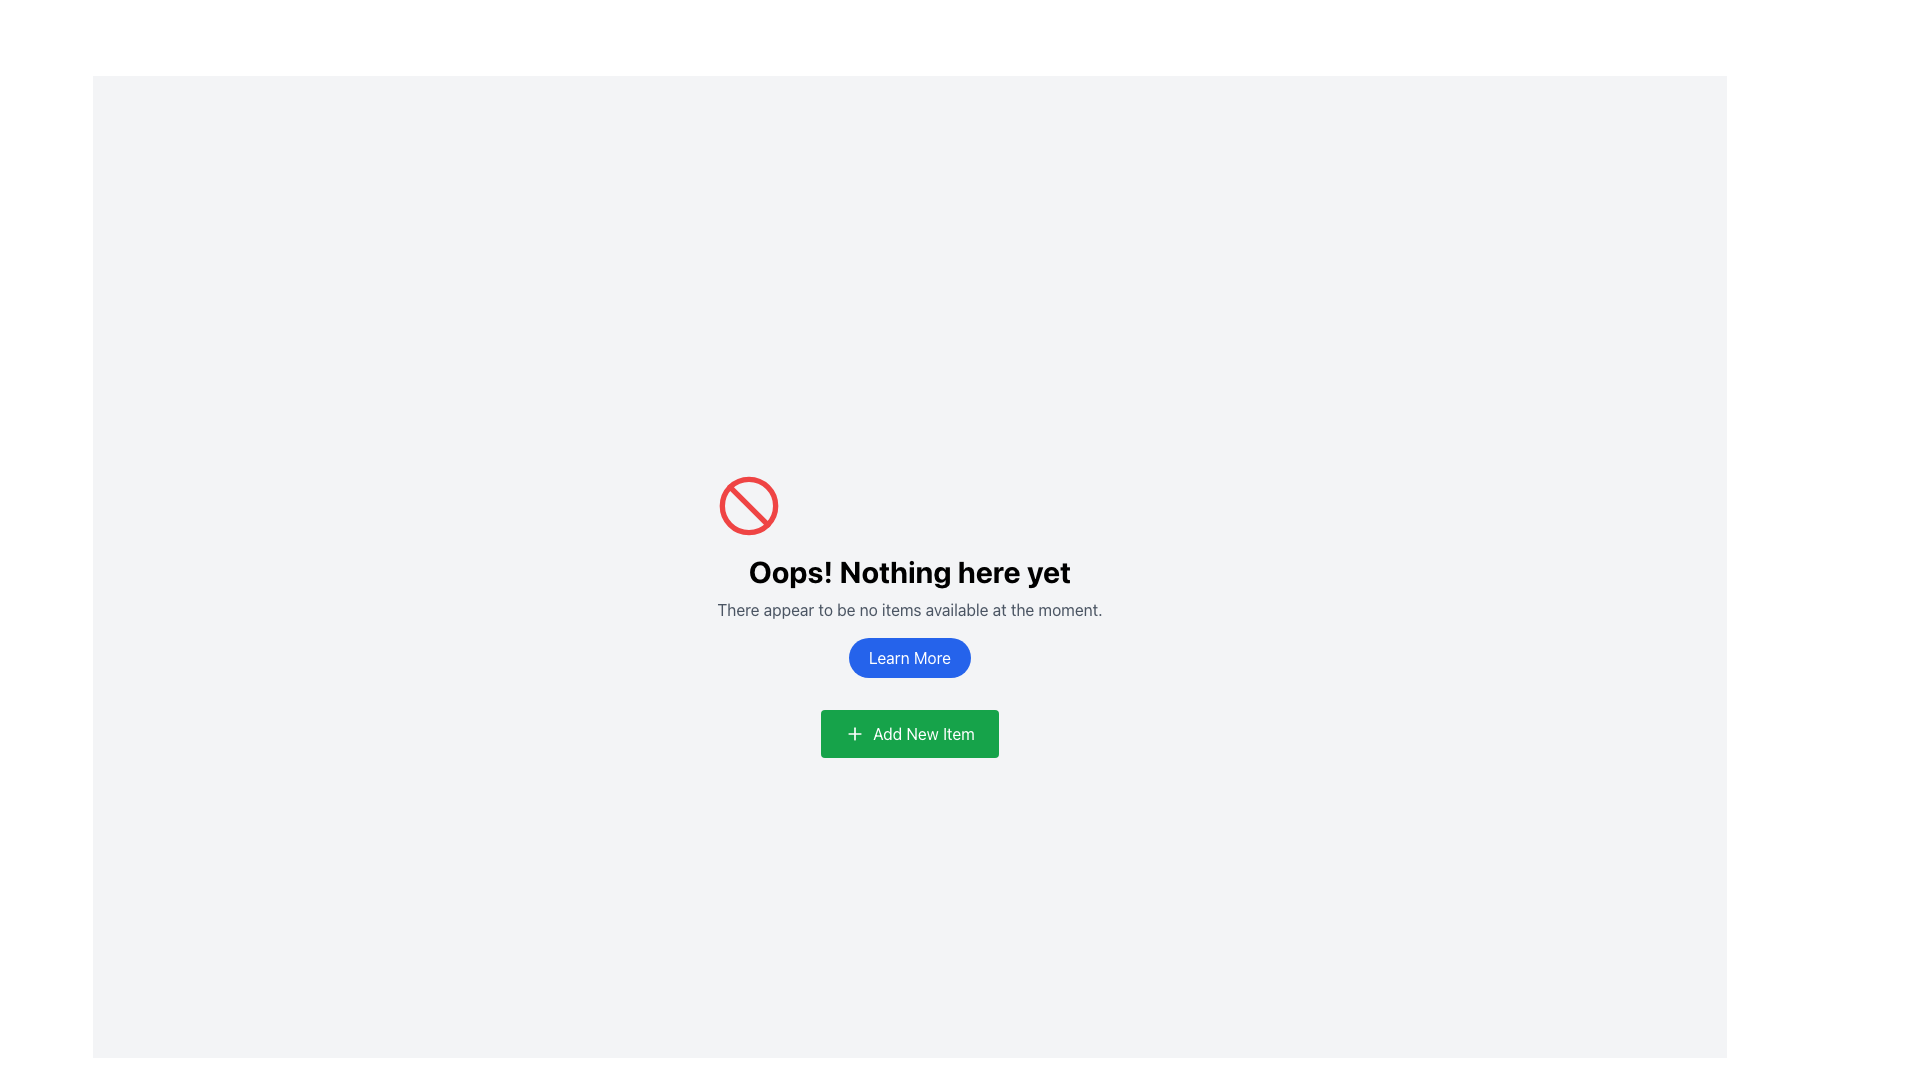 Image resolution: width=1920 pixels, height=1080 pixels. I want to click on the green 'Add New Item' button with a white label and a plus icon to initiate the add new item action, so click(909, 733).